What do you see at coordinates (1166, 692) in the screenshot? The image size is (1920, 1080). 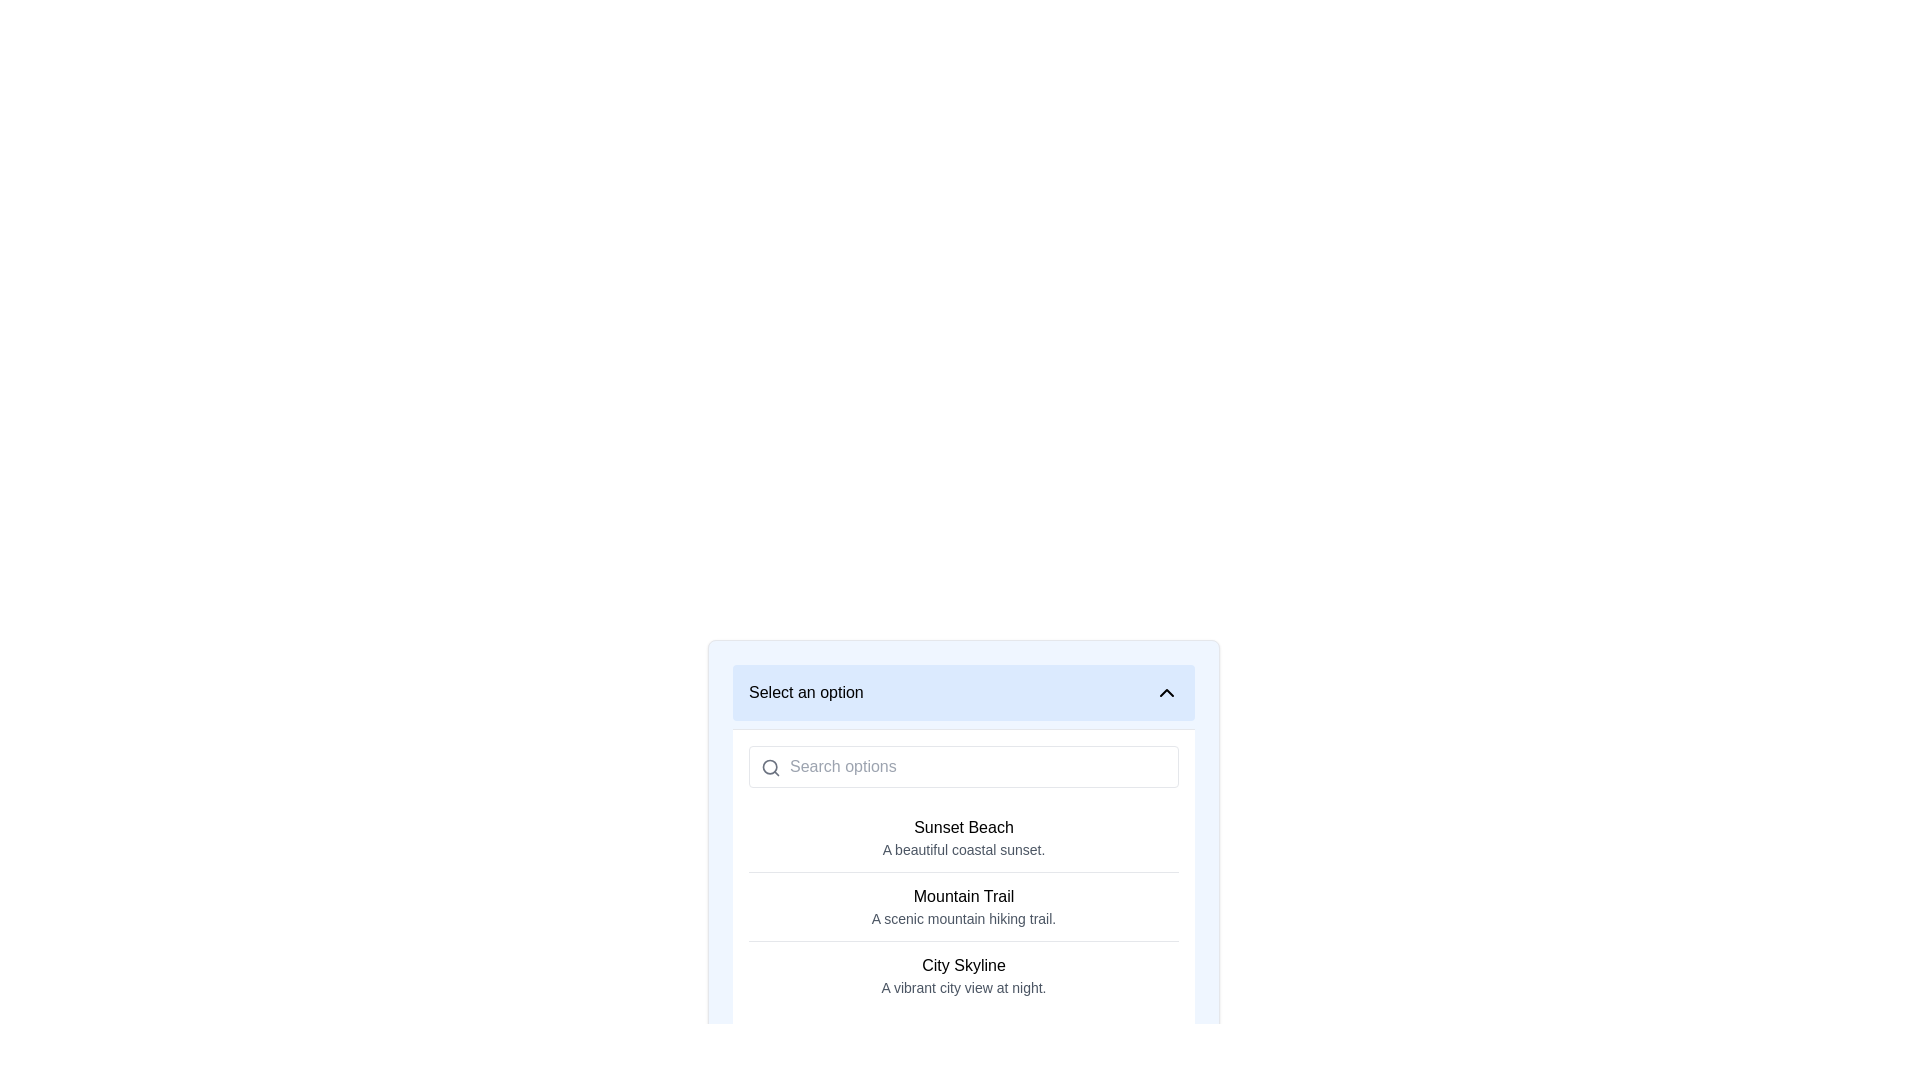 I see `the toggle icon located on the right side of the 'Select an option' dropdown menu` at bounding box center [1166, 692].